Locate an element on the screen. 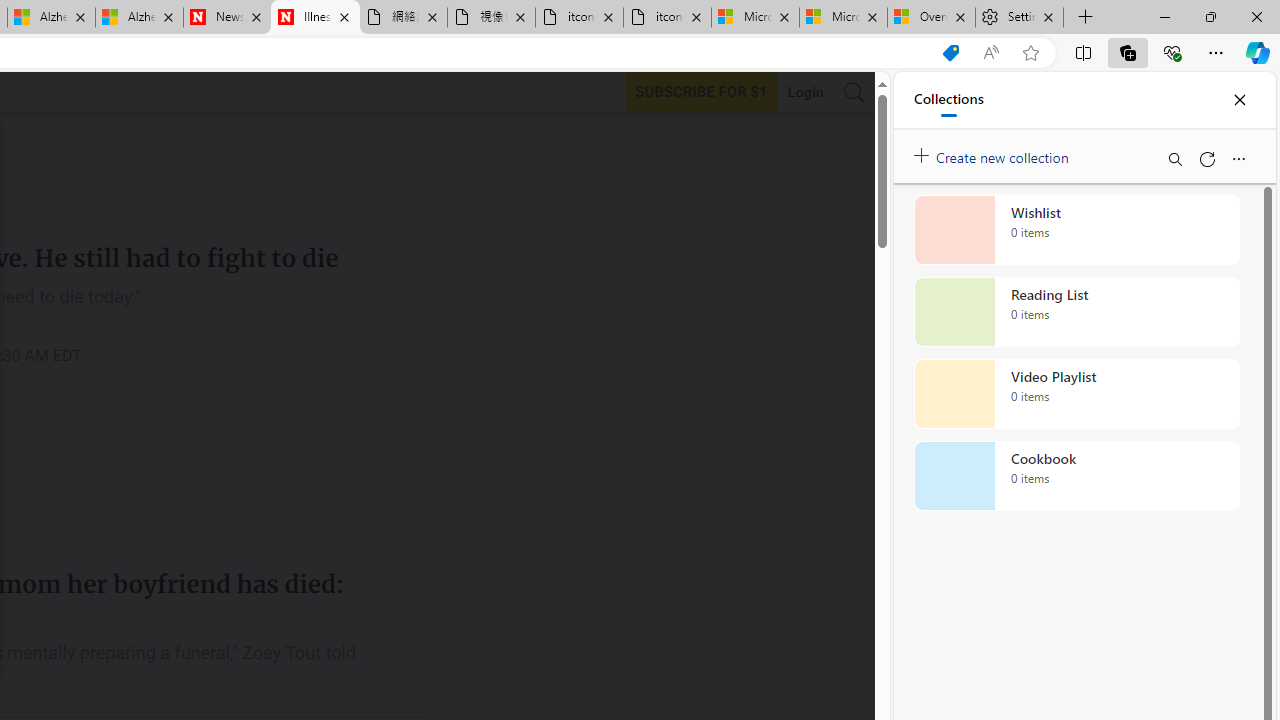 This screenshot has height=720, width=1280. 'Reading List collection, 0 items' is located at coordinates (1076, 312).